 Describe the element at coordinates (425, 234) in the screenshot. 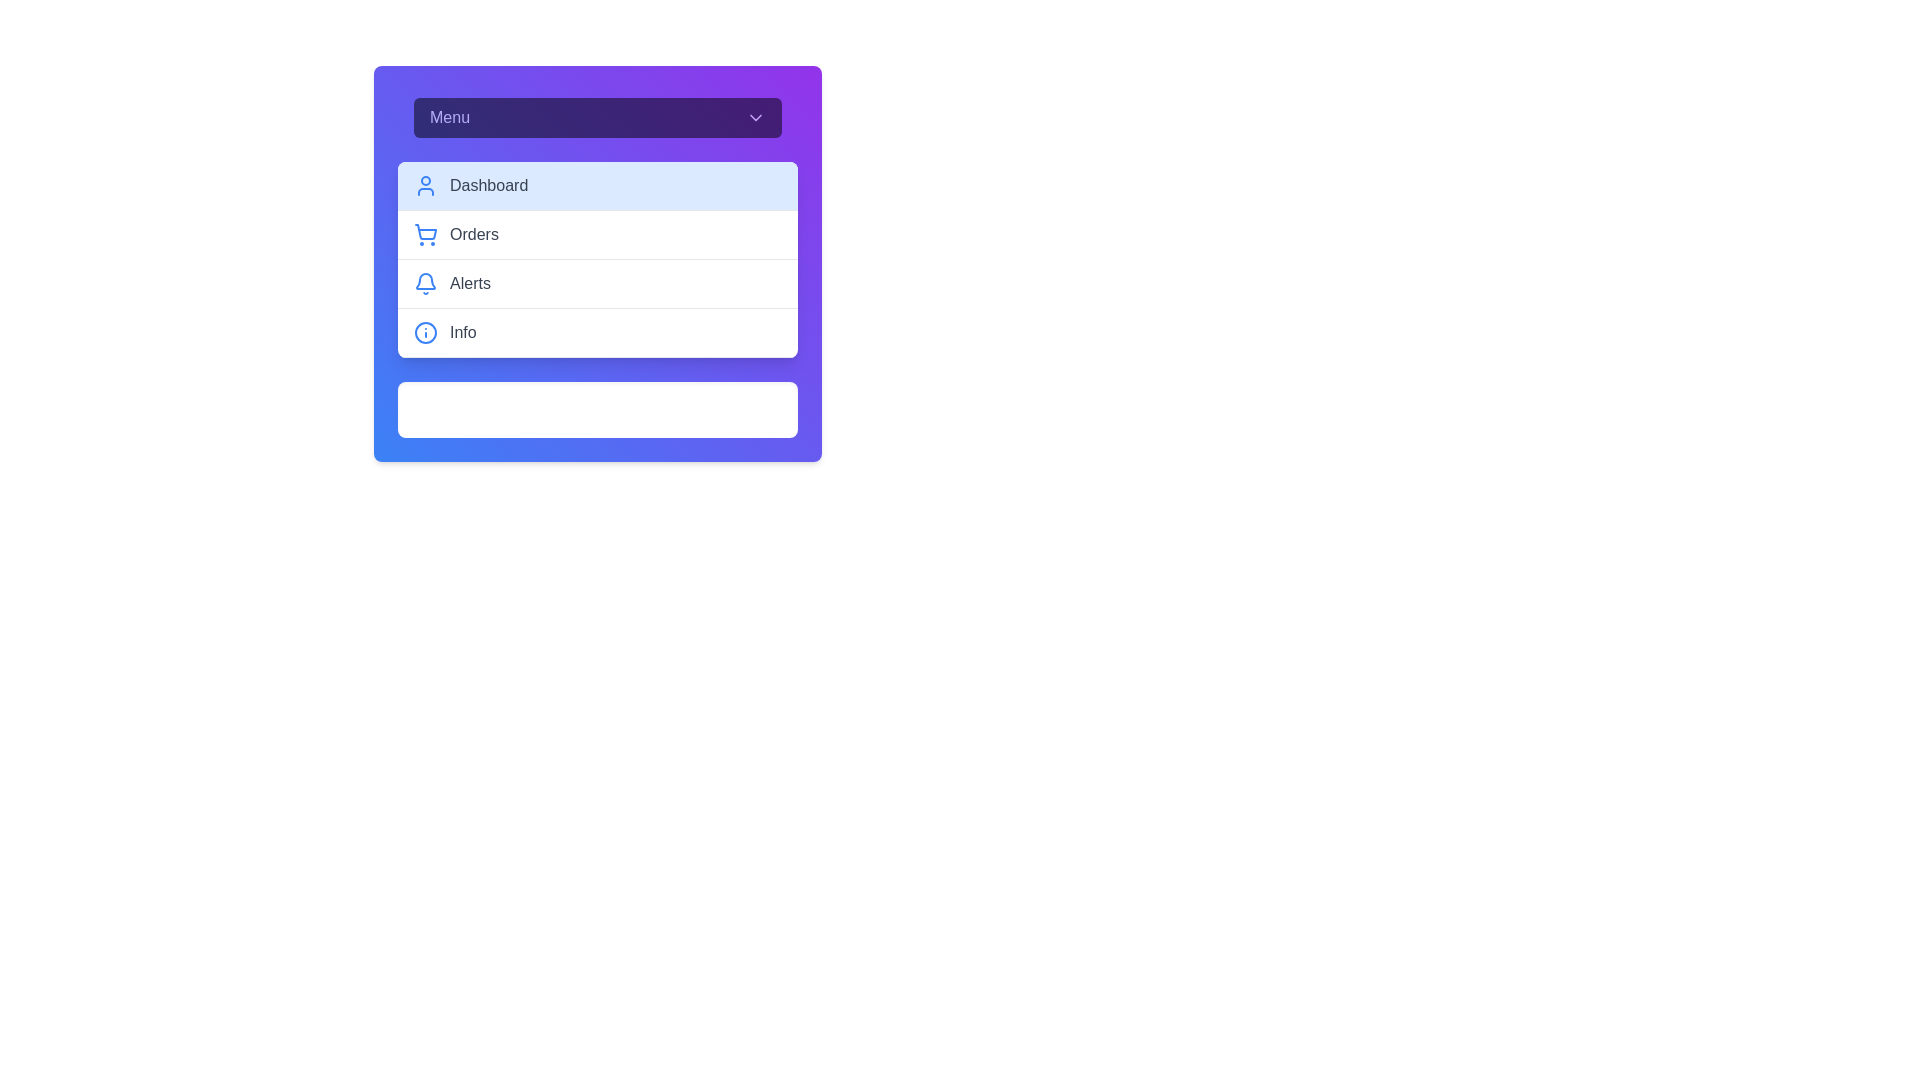

I see `the blue shopping cart icon located at the leftmost part of the 'Orders' row in the vertical menu` at that location.